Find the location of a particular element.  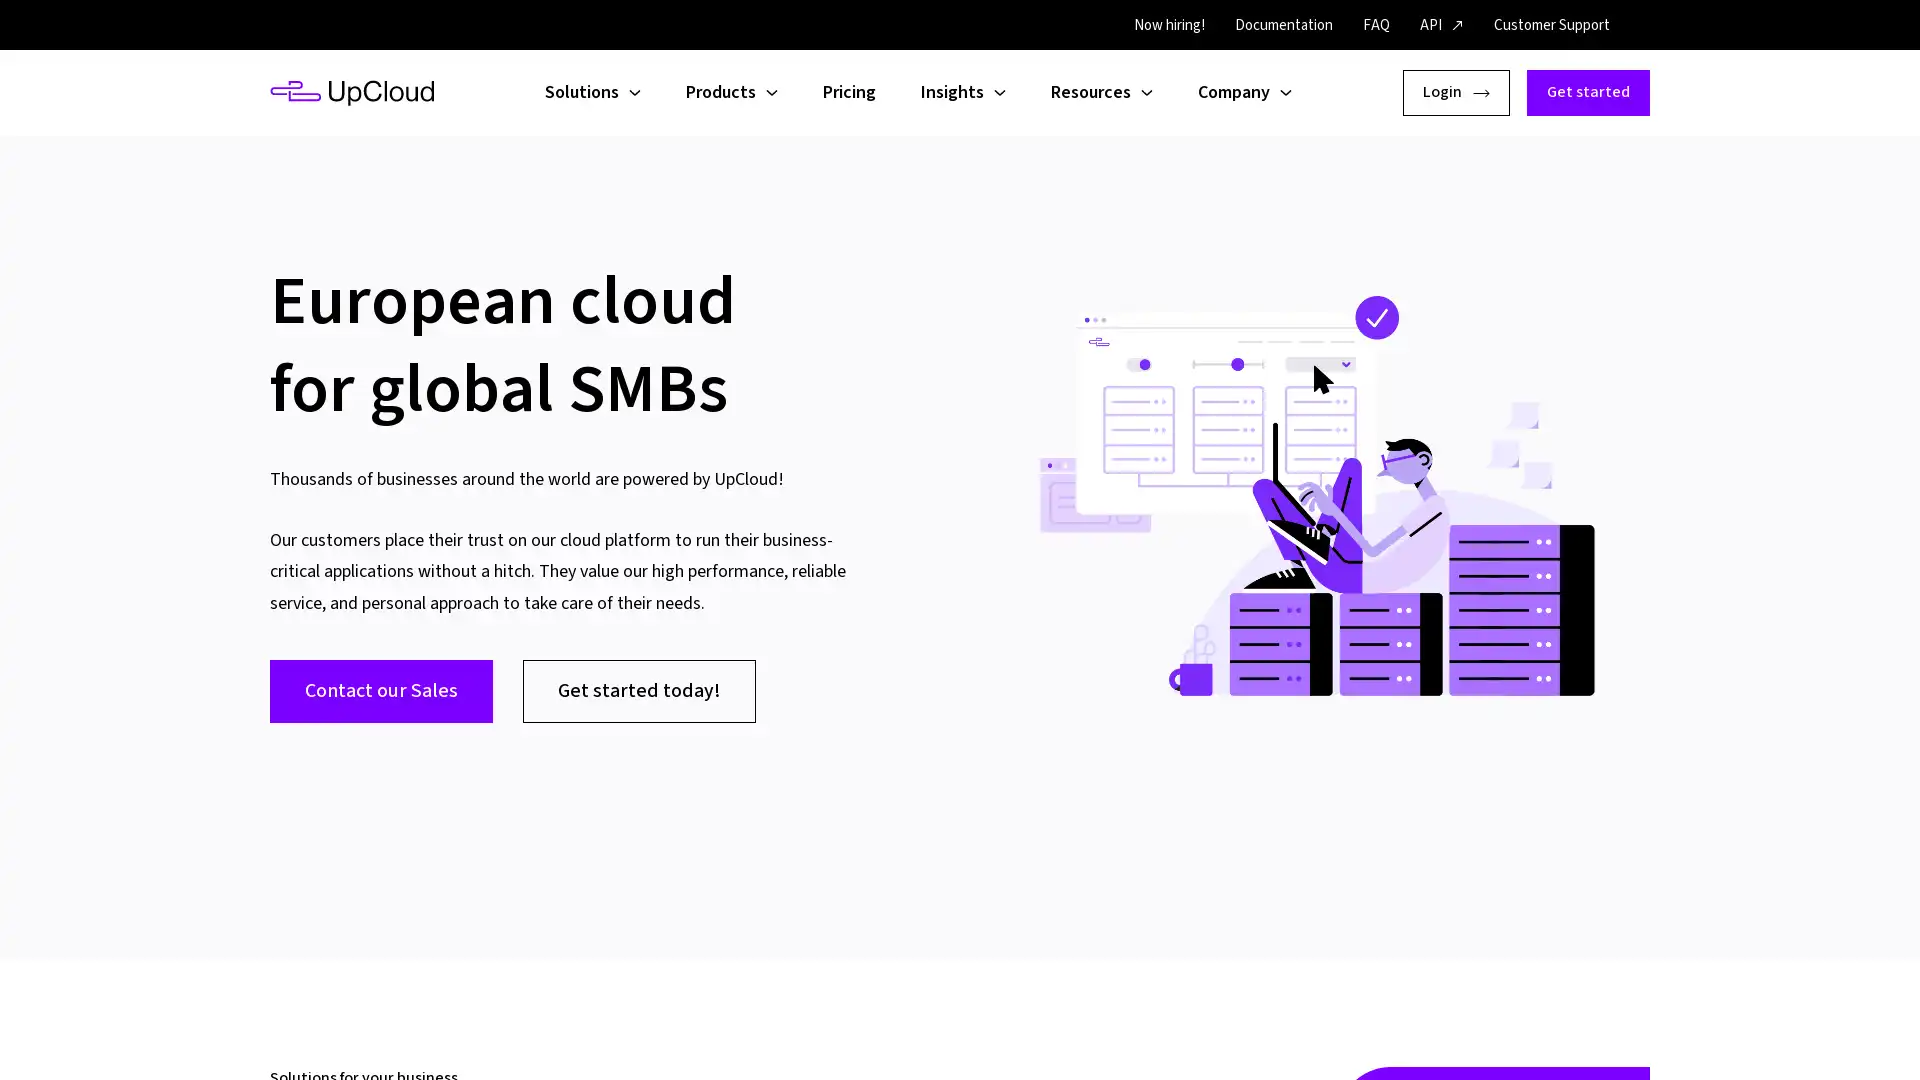

Open child menu for Resources is located at coordinates (1147, 92).